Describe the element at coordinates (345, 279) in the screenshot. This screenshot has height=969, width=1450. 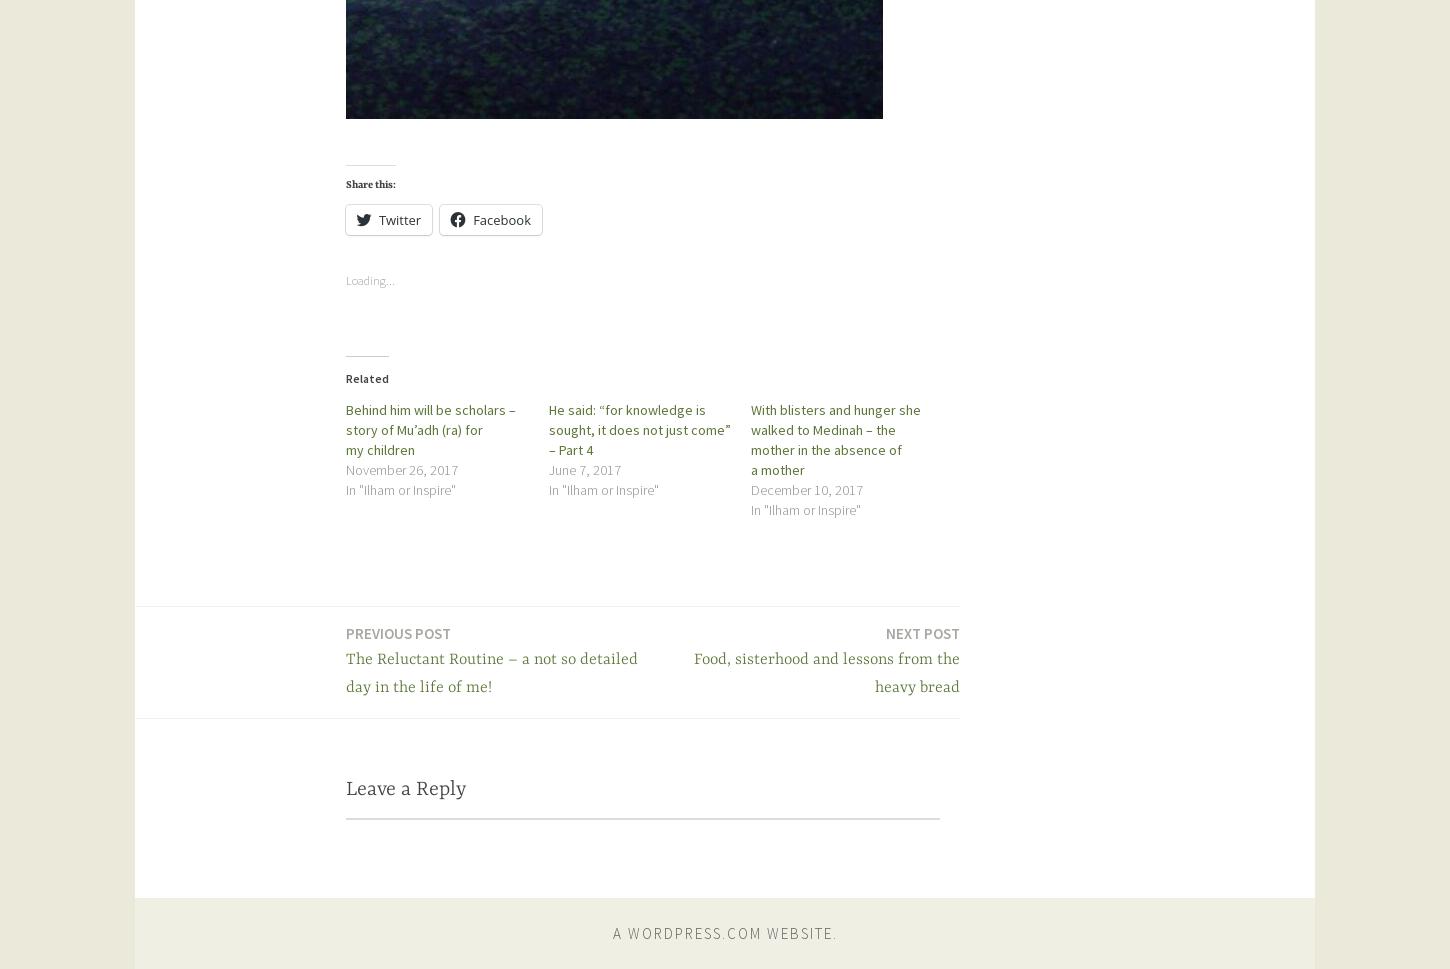
I see `'Loading...'` at that location.